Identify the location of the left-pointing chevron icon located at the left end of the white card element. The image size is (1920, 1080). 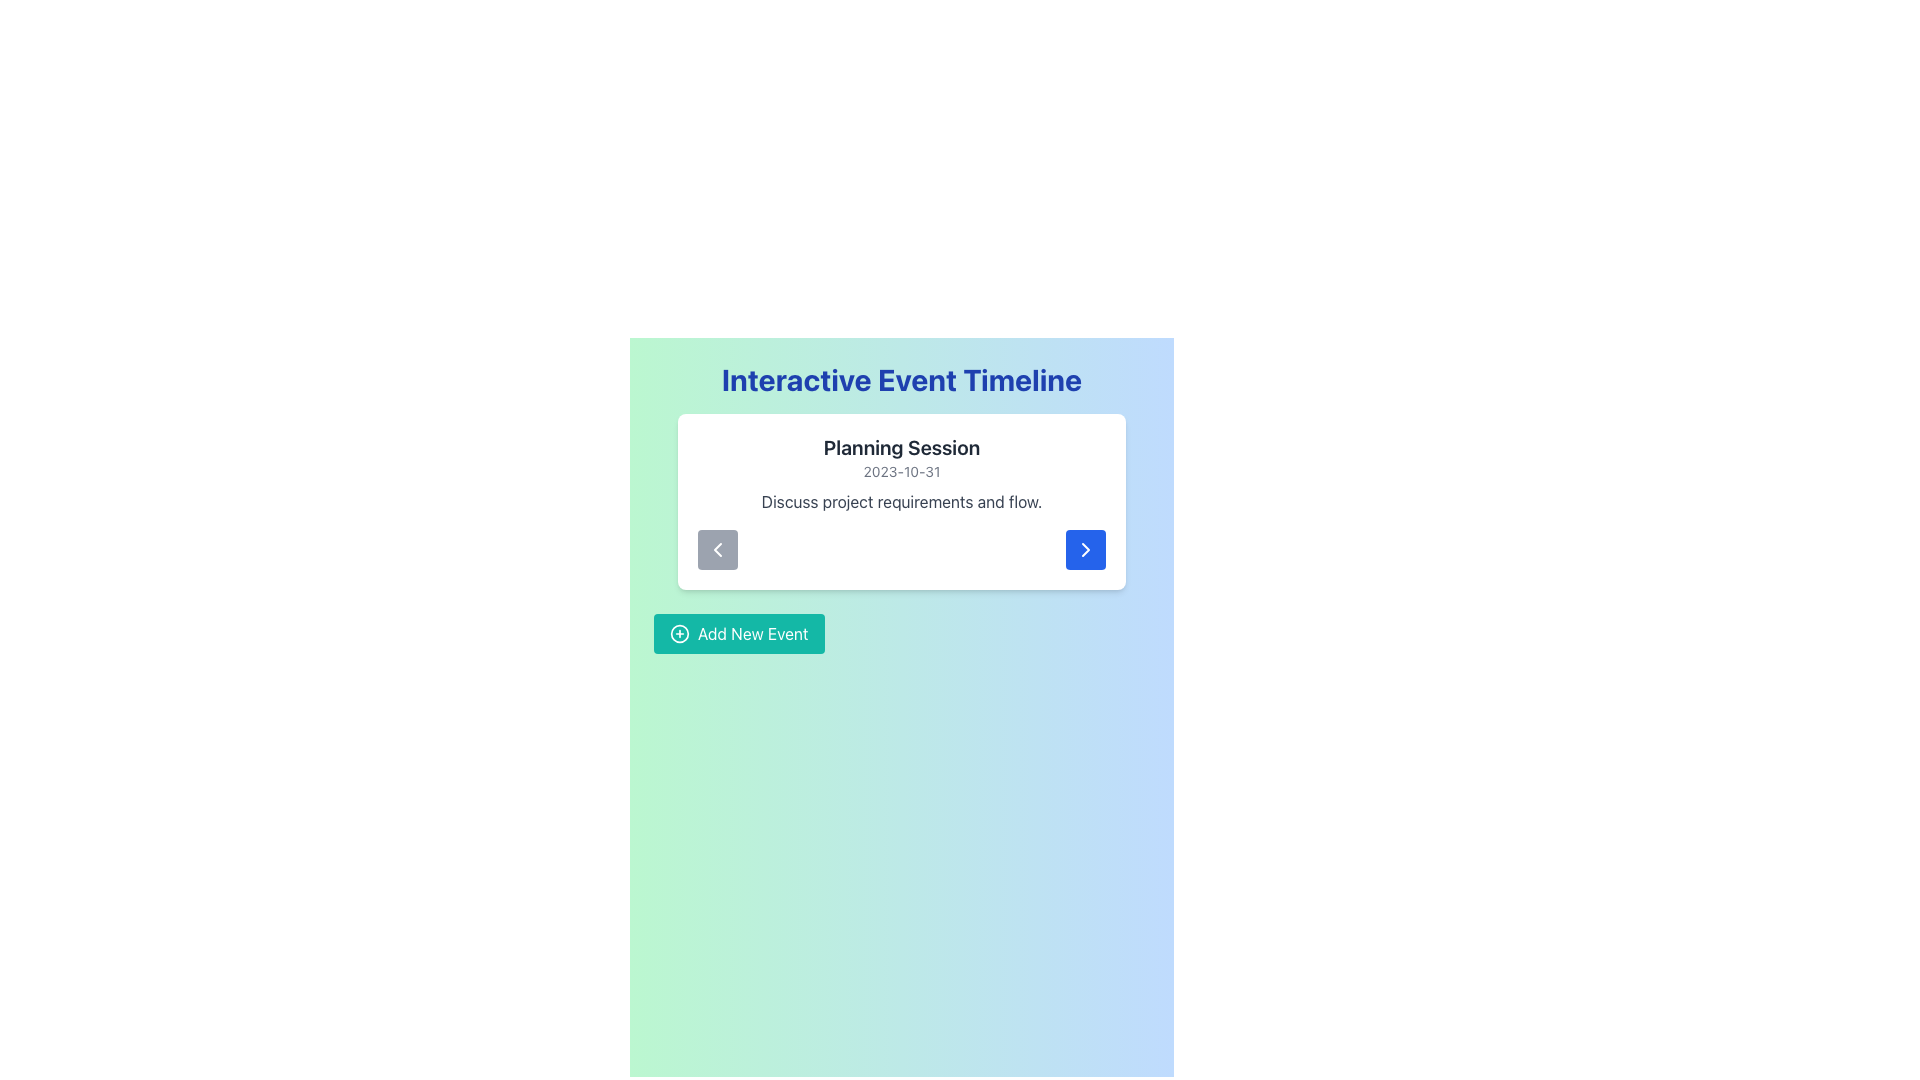
(718, 550).